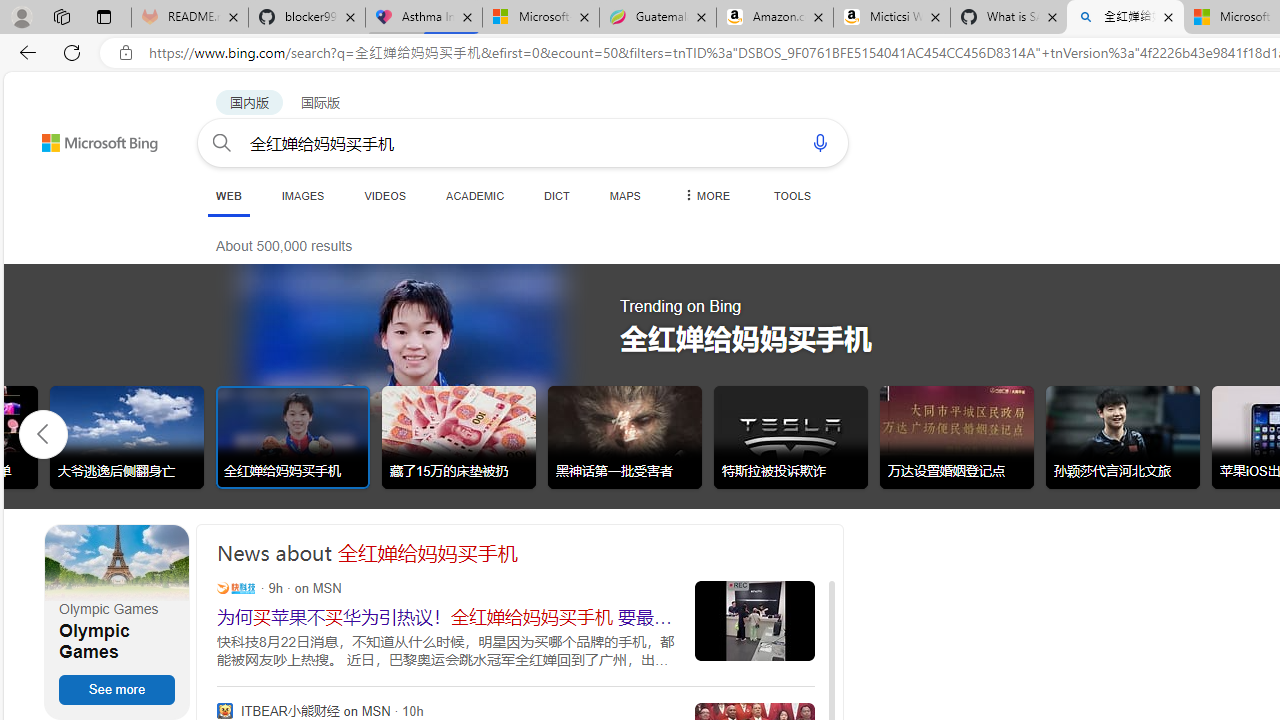 The width and height of the screenshot is (1280, 720). Describe the element at coordinates (557, 195) in the screenshot. I see `'DICT'` at that location.